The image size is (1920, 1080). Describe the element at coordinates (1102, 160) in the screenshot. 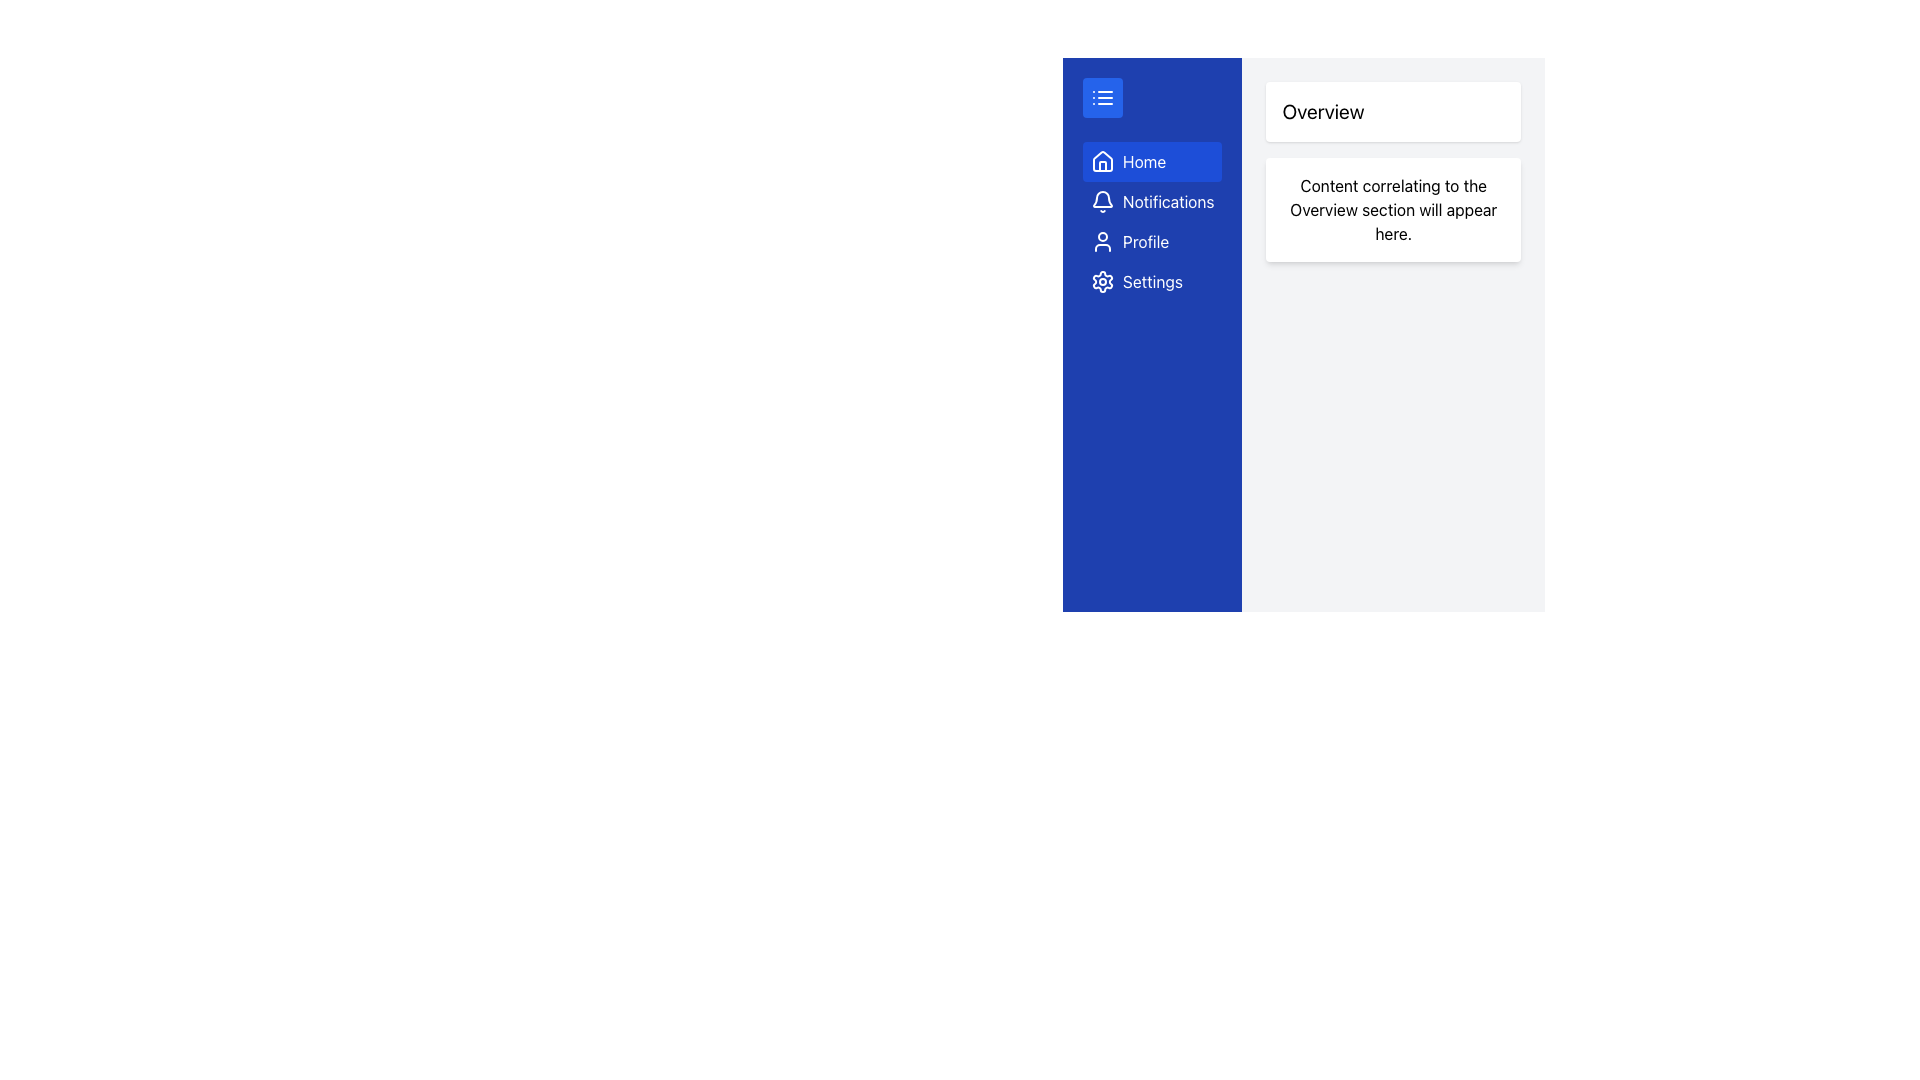

I see `the home icon in the left-hand sidebar menu, which helps users navigate to the home feature` at that location.